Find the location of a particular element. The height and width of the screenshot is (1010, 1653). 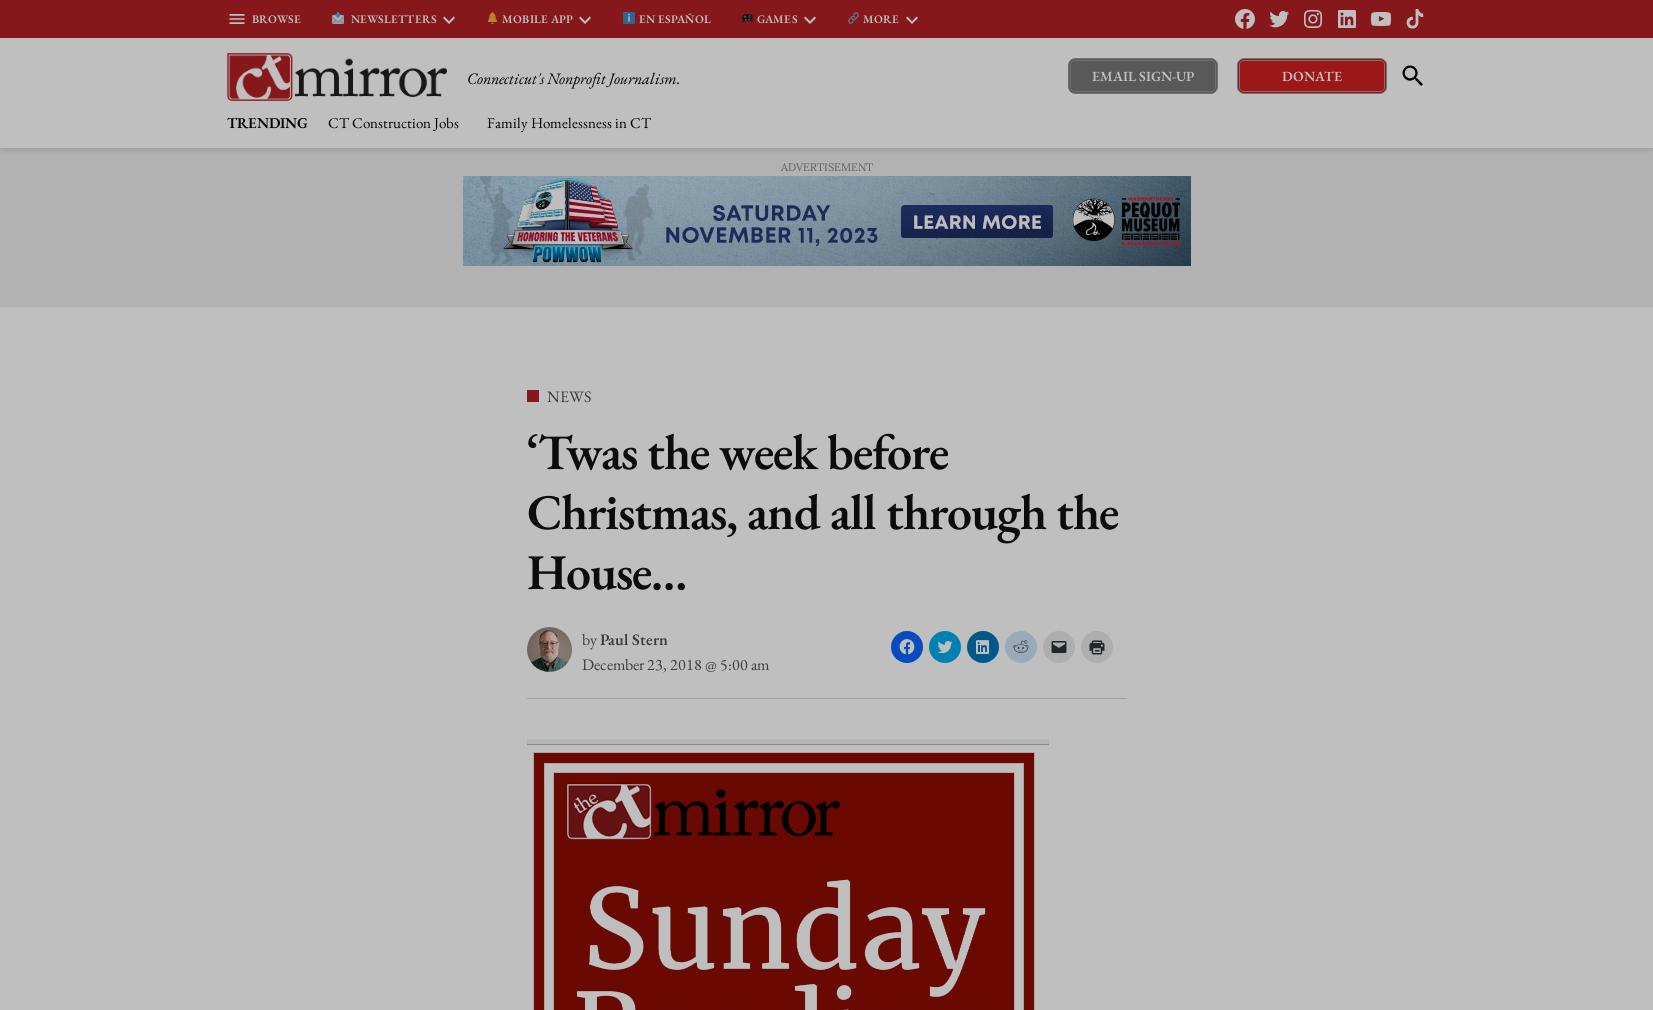

'CT Mirror' is located at coordinates (507, 80).